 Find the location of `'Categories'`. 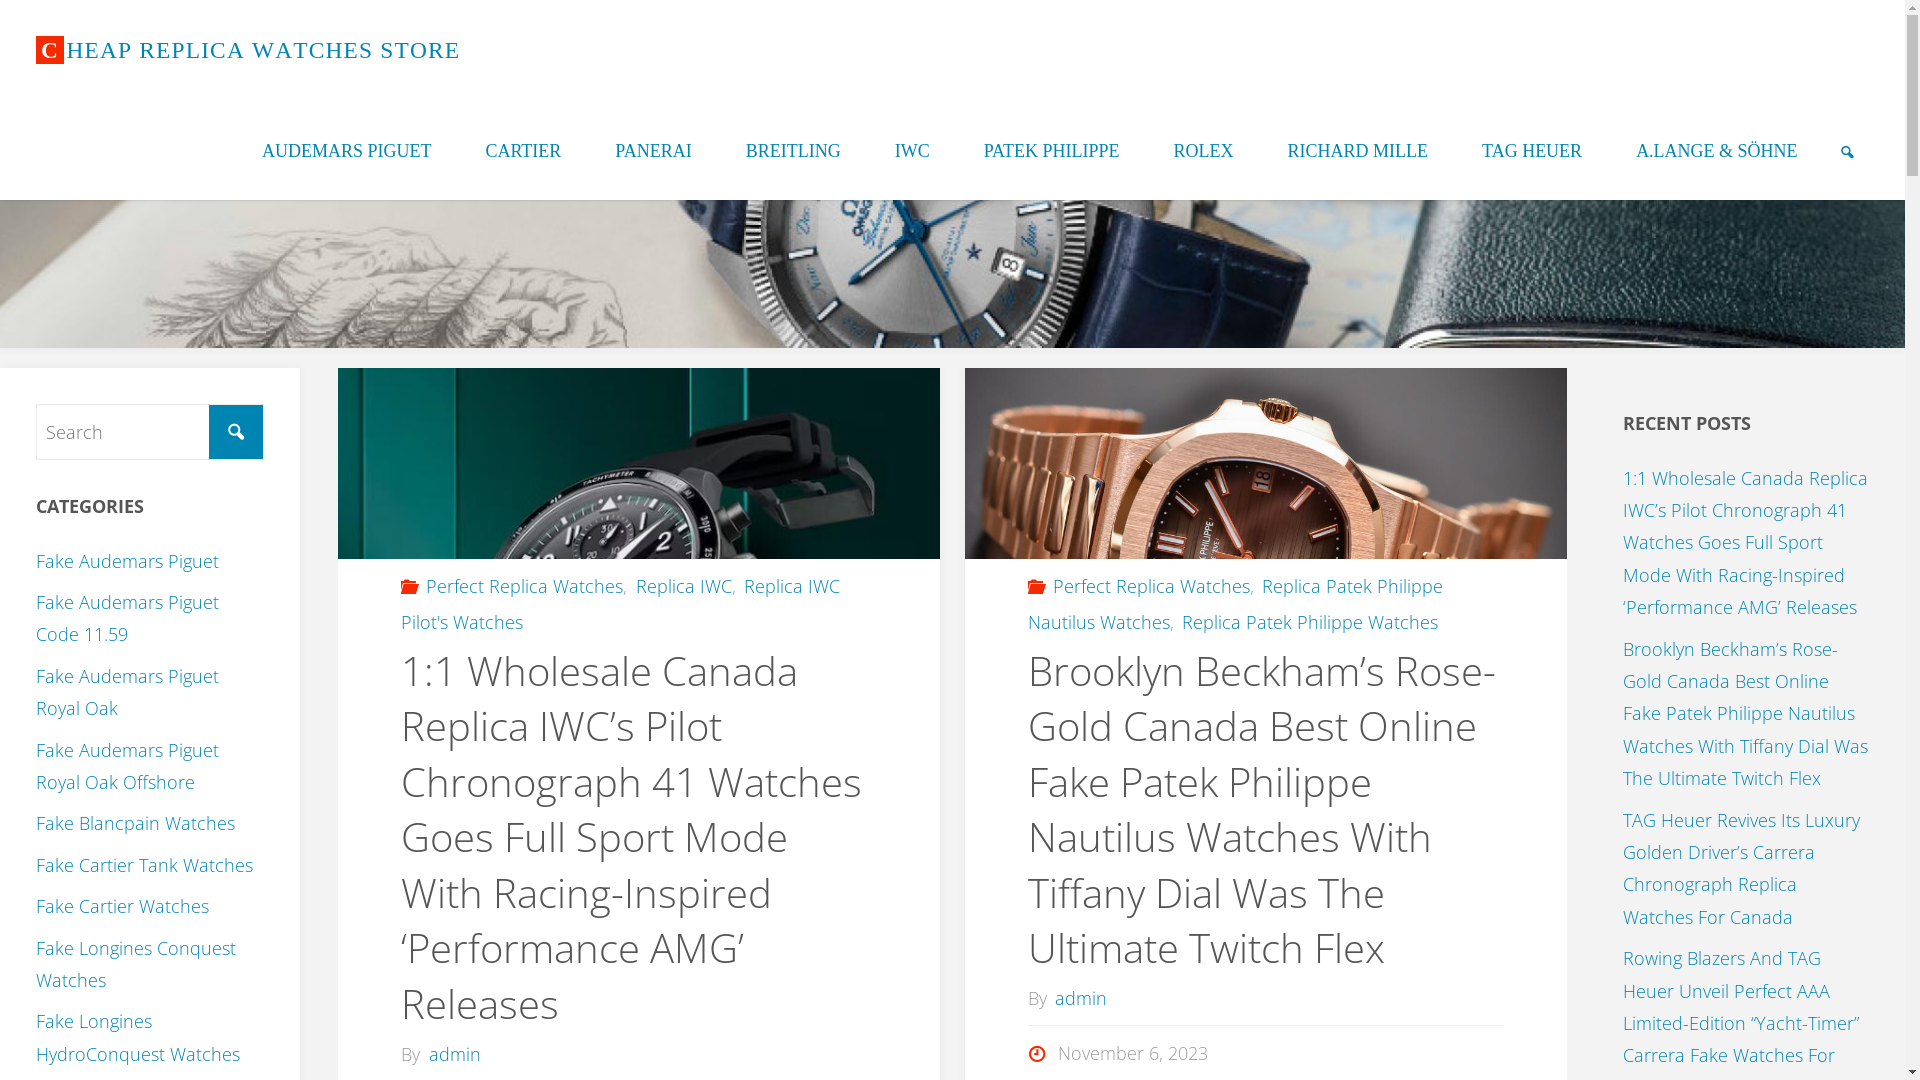

'Categories' is located at coordinates (1038, 585).